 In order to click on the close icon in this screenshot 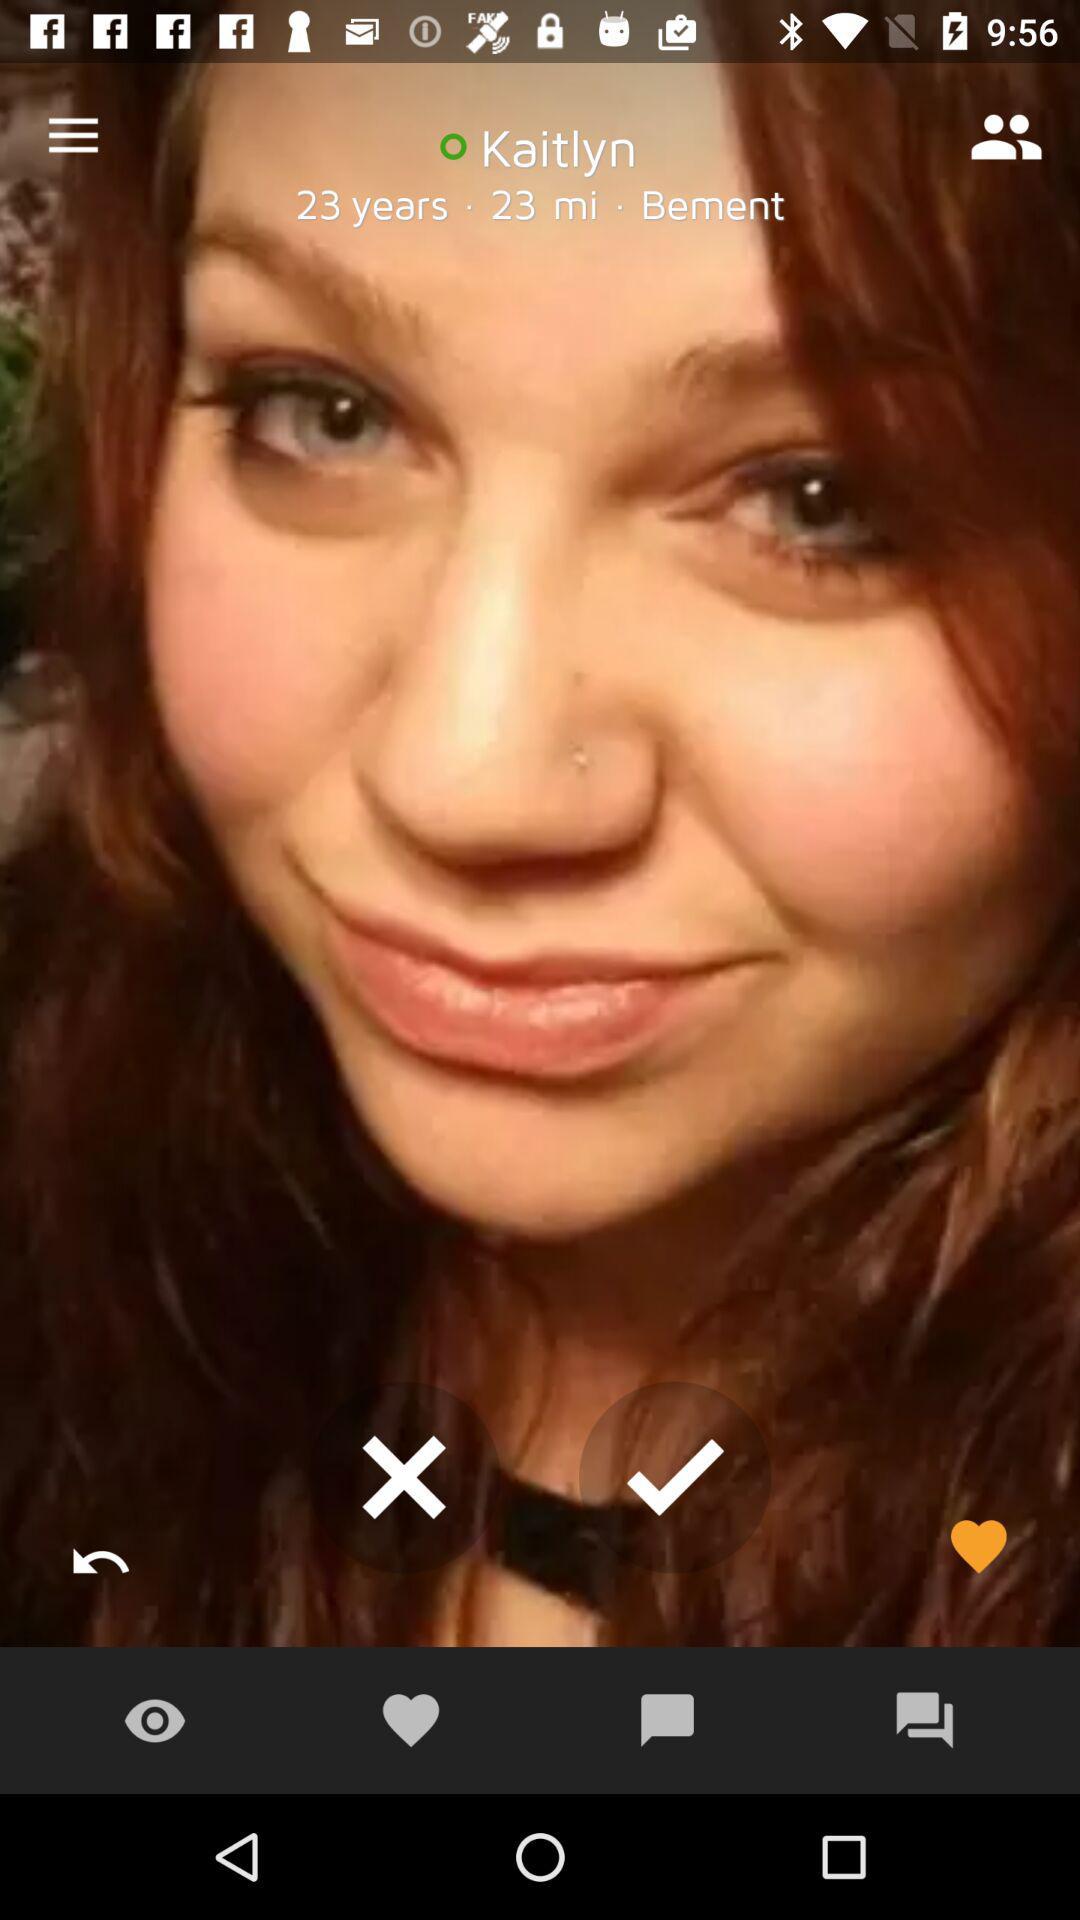, I will do `click(404, 1477)`.